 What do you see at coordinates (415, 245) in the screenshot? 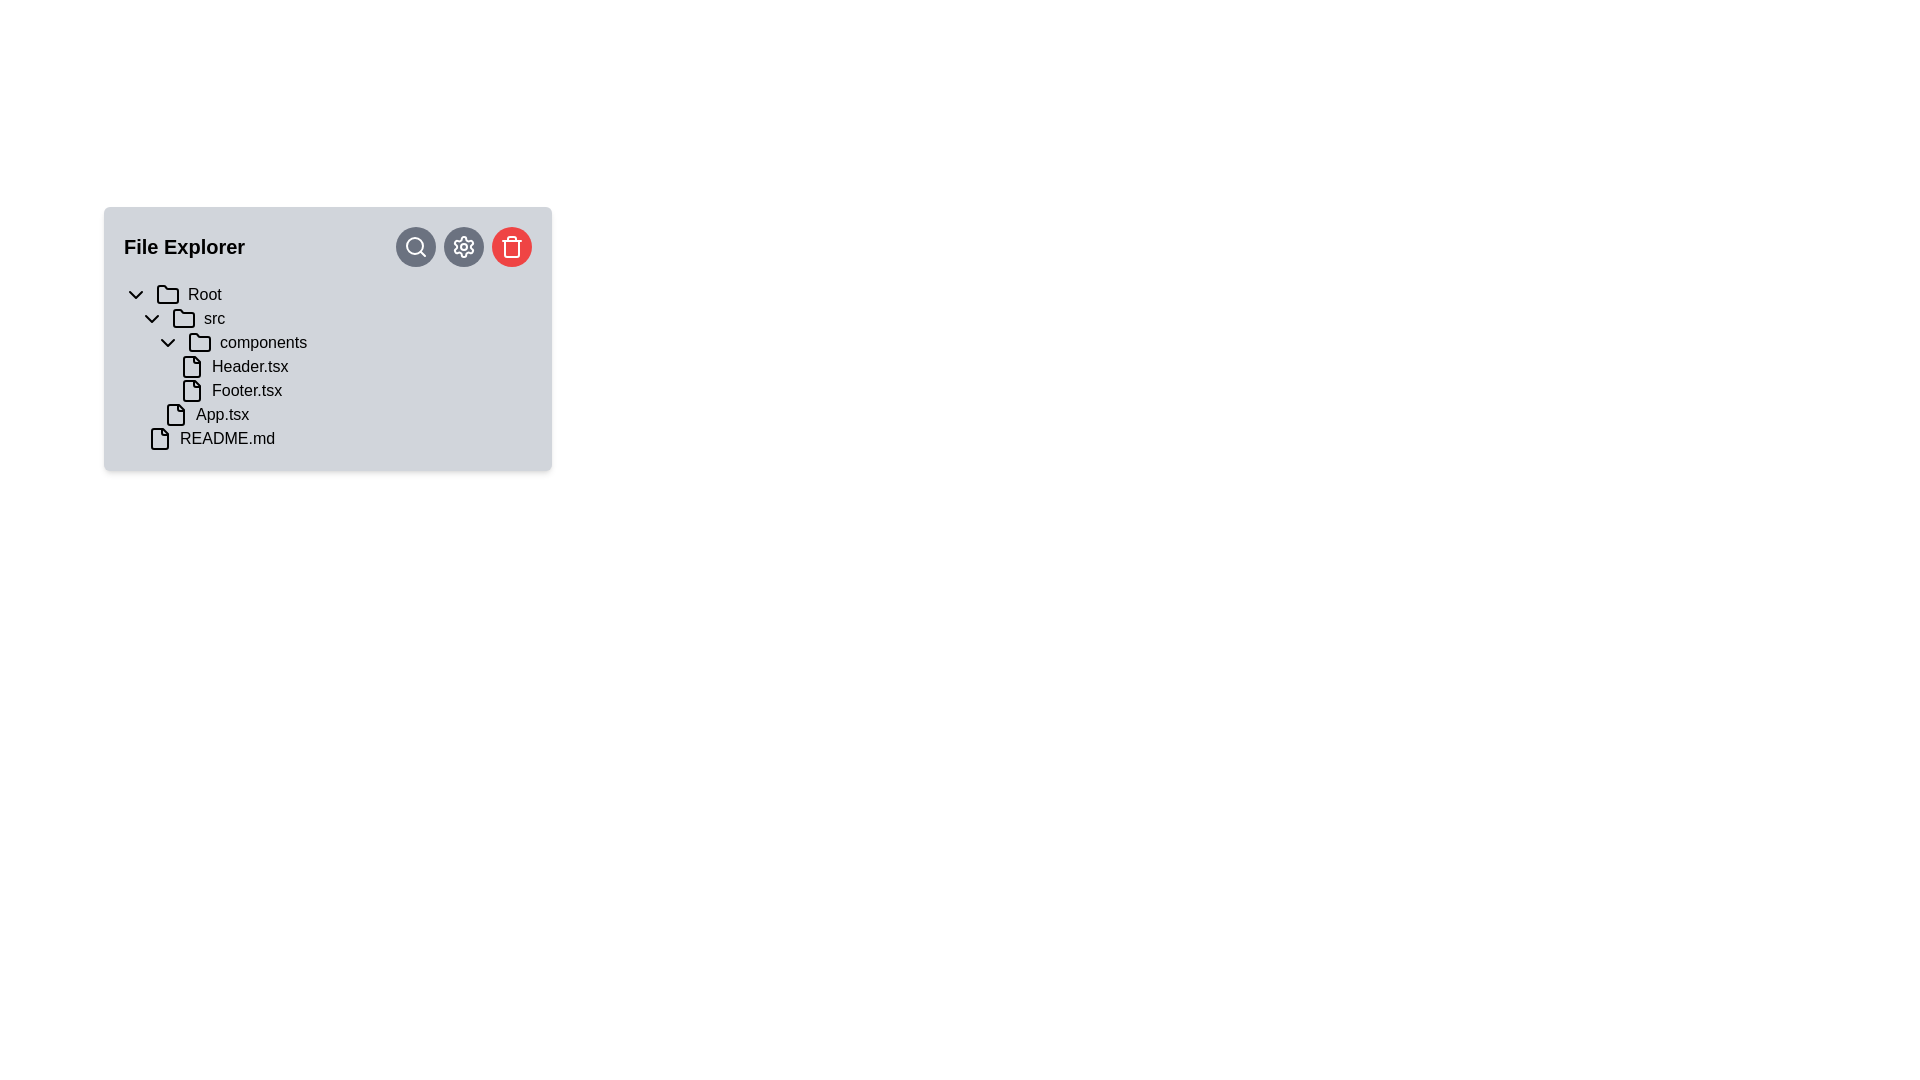
I see `the circular search button with a magnifying glass inside, located in the upper-right corner of the 'File Explorer' panel, to initiate a search action` at bounding box center [415, 245].